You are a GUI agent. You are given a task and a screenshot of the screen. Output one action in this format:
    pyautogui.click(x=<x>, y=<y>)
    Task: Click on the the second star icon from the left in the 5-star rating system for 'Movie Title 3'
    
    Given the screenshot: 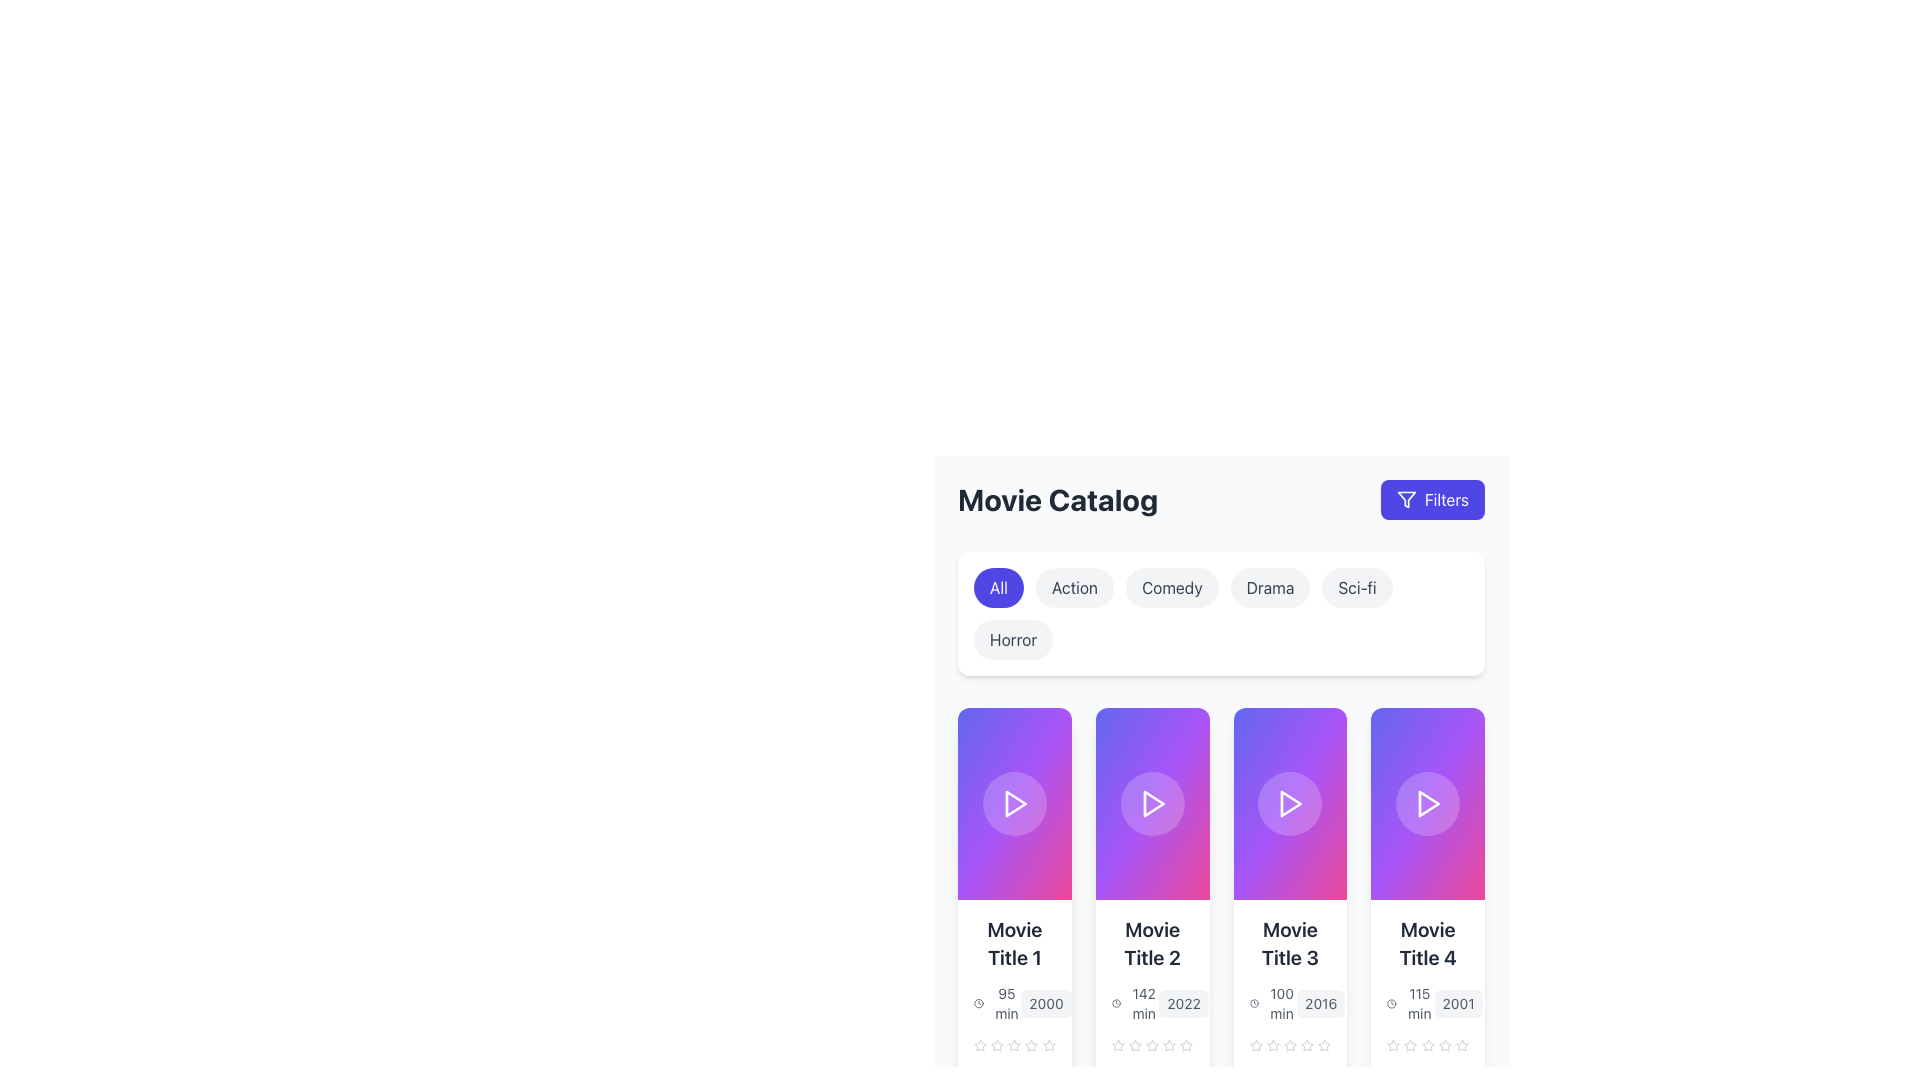 What is the action you would take?
    pyautogui.click(x=1290, y=1044)
    